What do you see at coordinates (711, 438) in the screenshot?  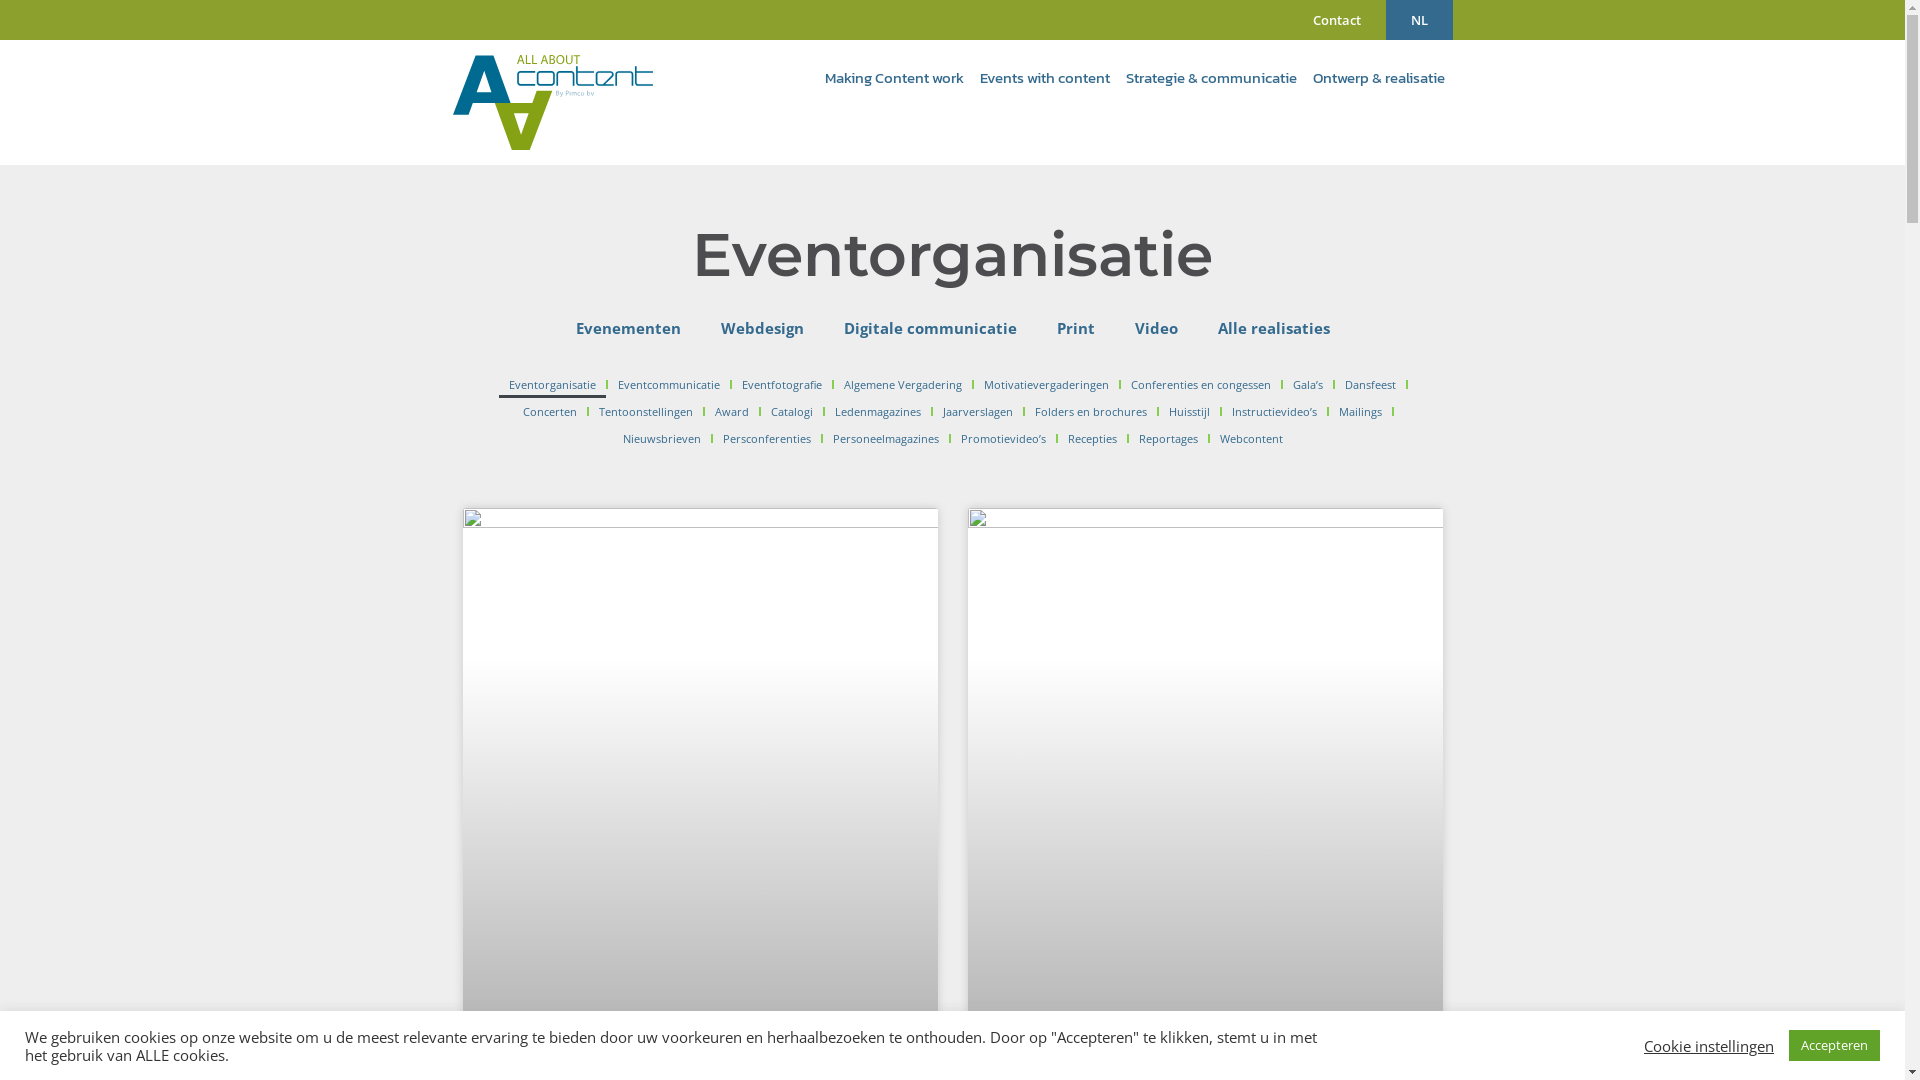 I see `'Persconferenties'` at bounding box center [711, 438].